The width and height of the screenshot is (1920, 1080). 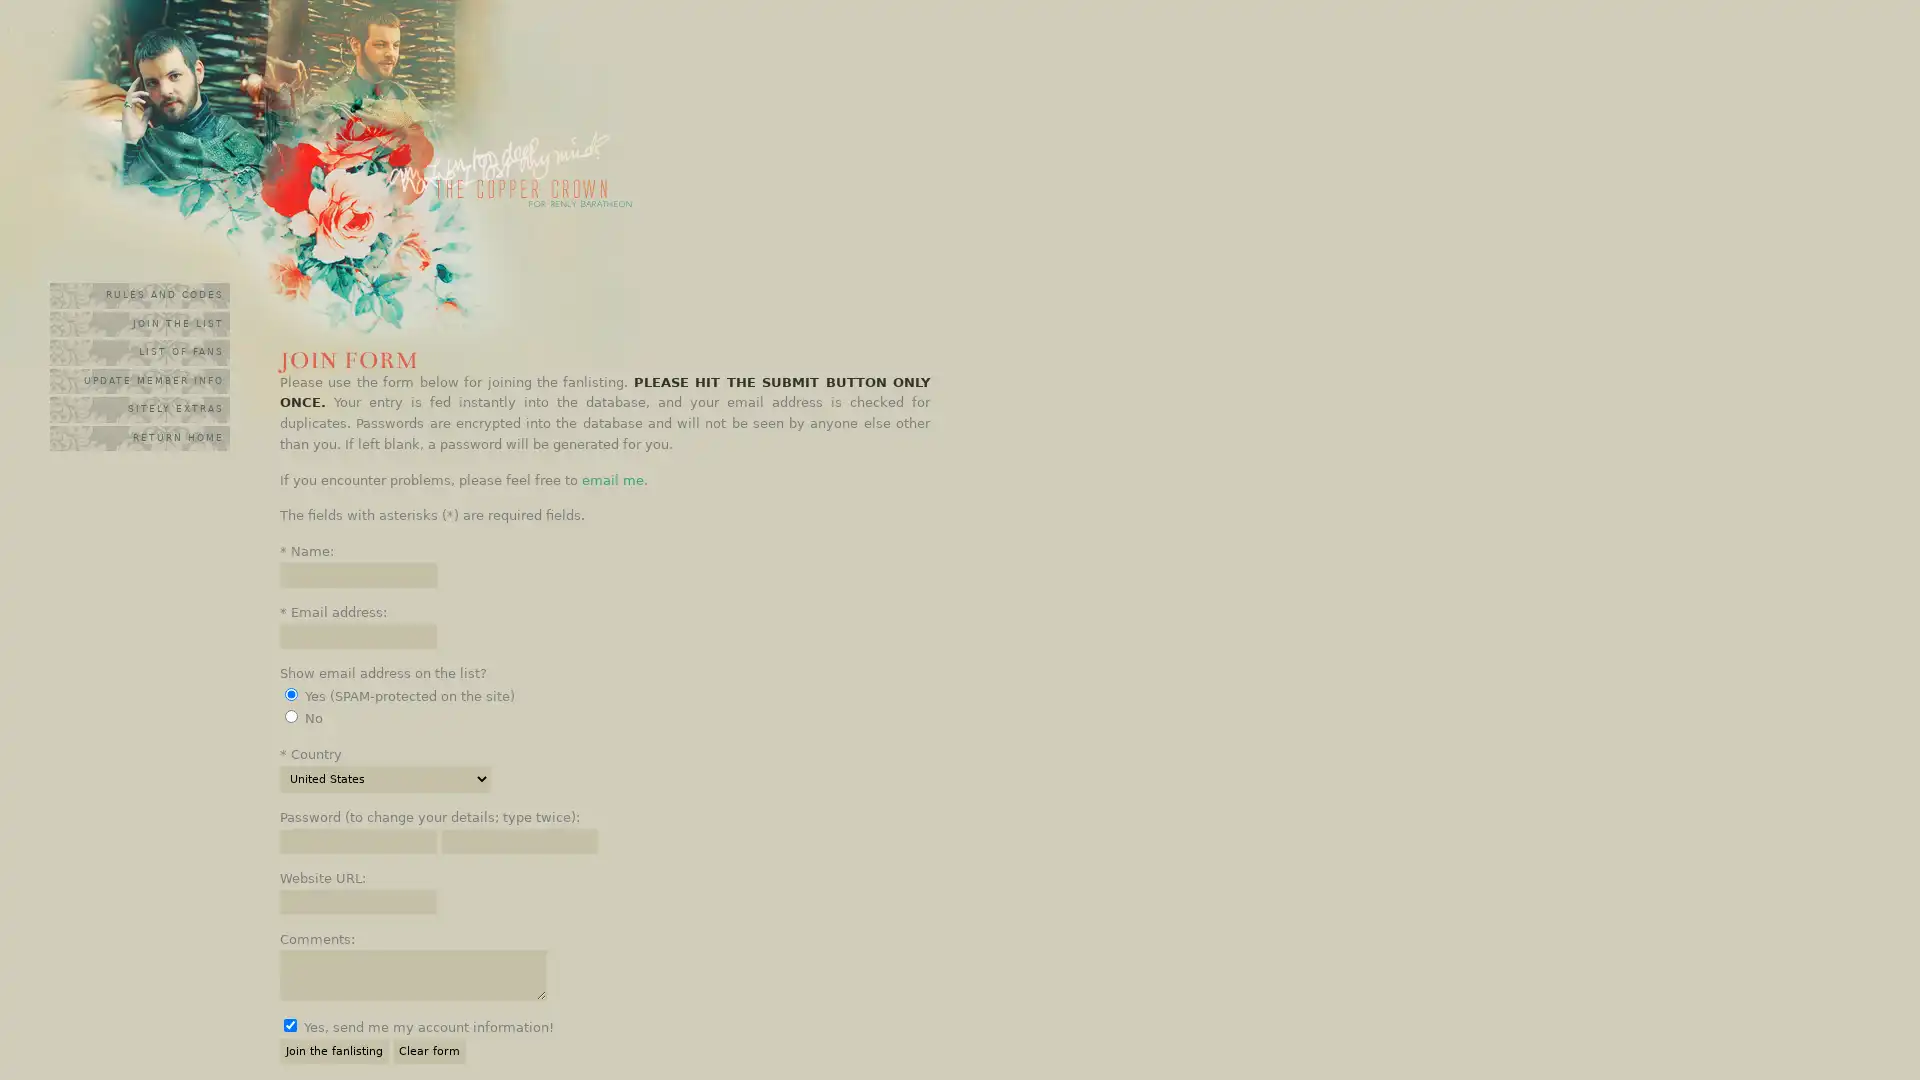 What do you see at coordinates (334, 1050) in the screenshot?
I see `Join the fanlisting` at bounding box center [334, 1050].